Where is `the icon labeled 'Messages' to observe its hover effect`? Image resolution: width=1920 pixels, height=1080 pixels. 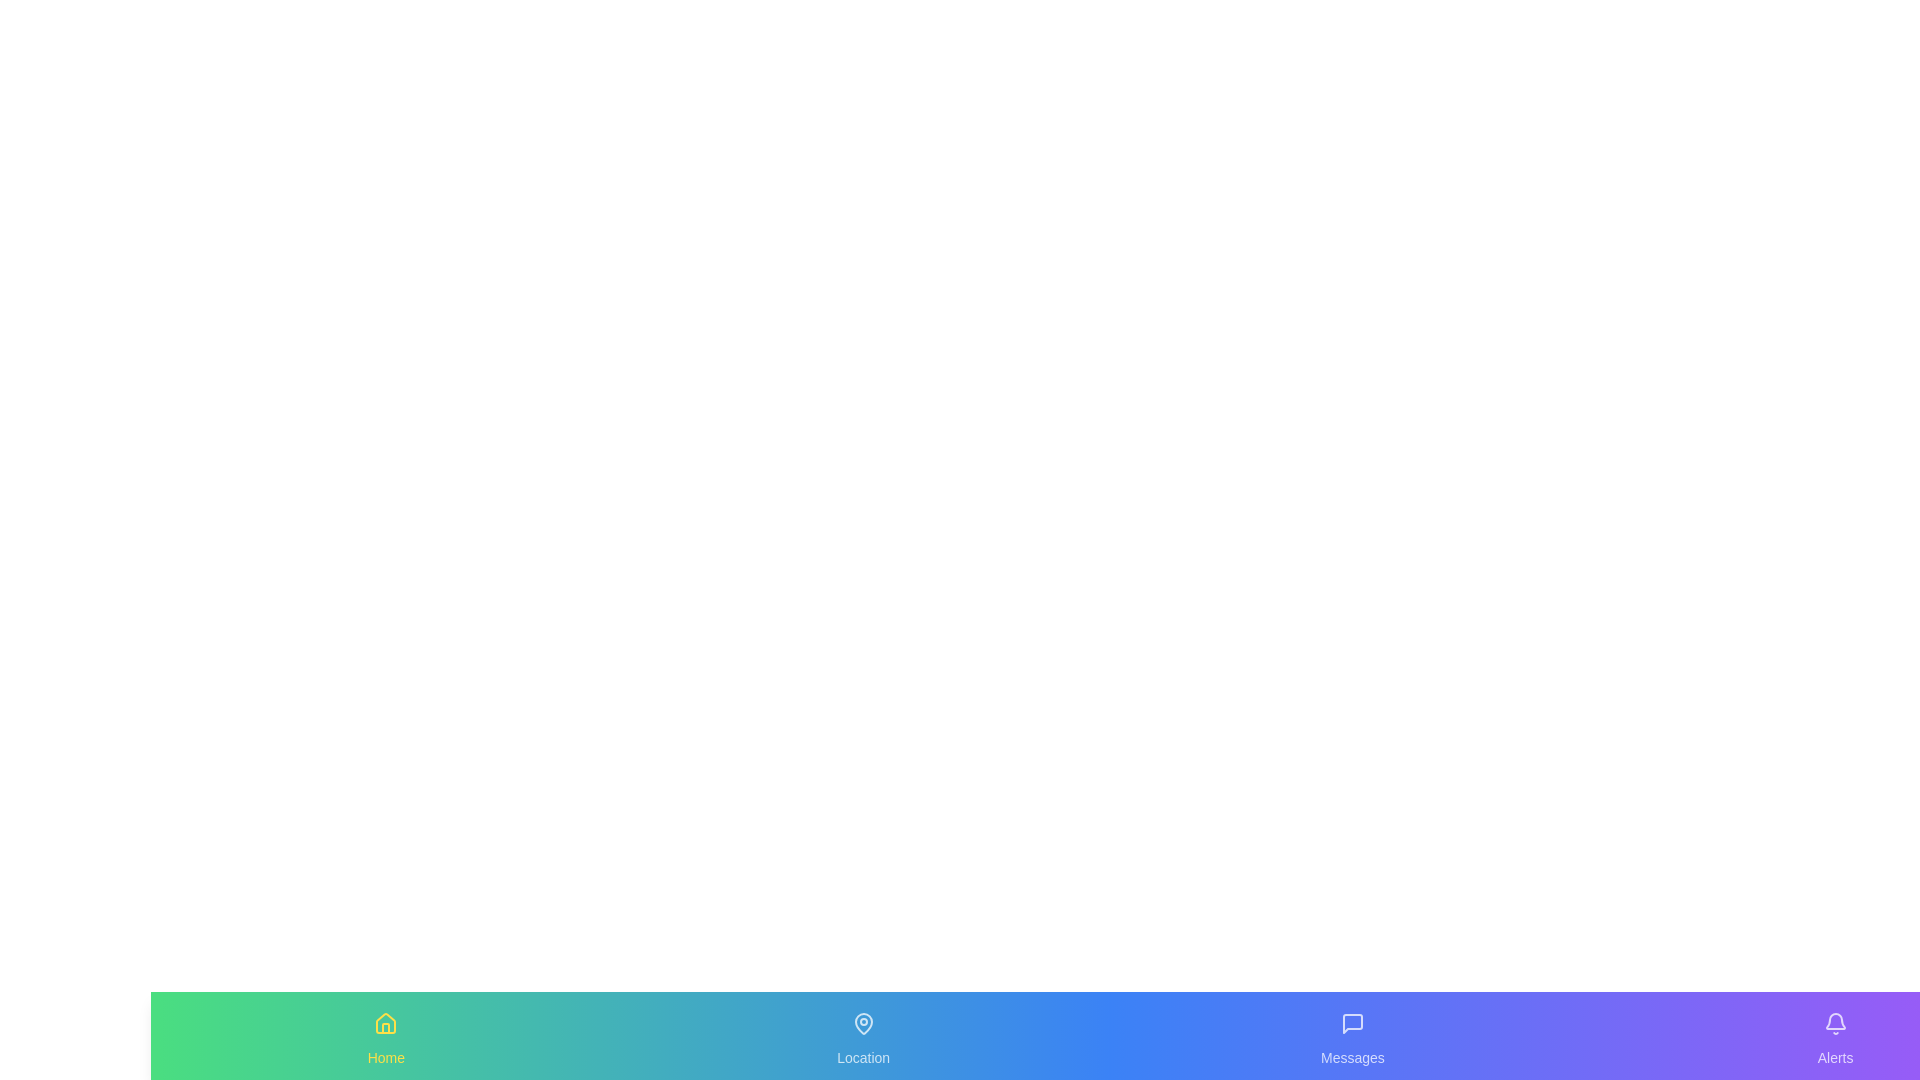 the icon labeled 'Messages' to observe its hover effect is located at coordinates (1352, 1023).